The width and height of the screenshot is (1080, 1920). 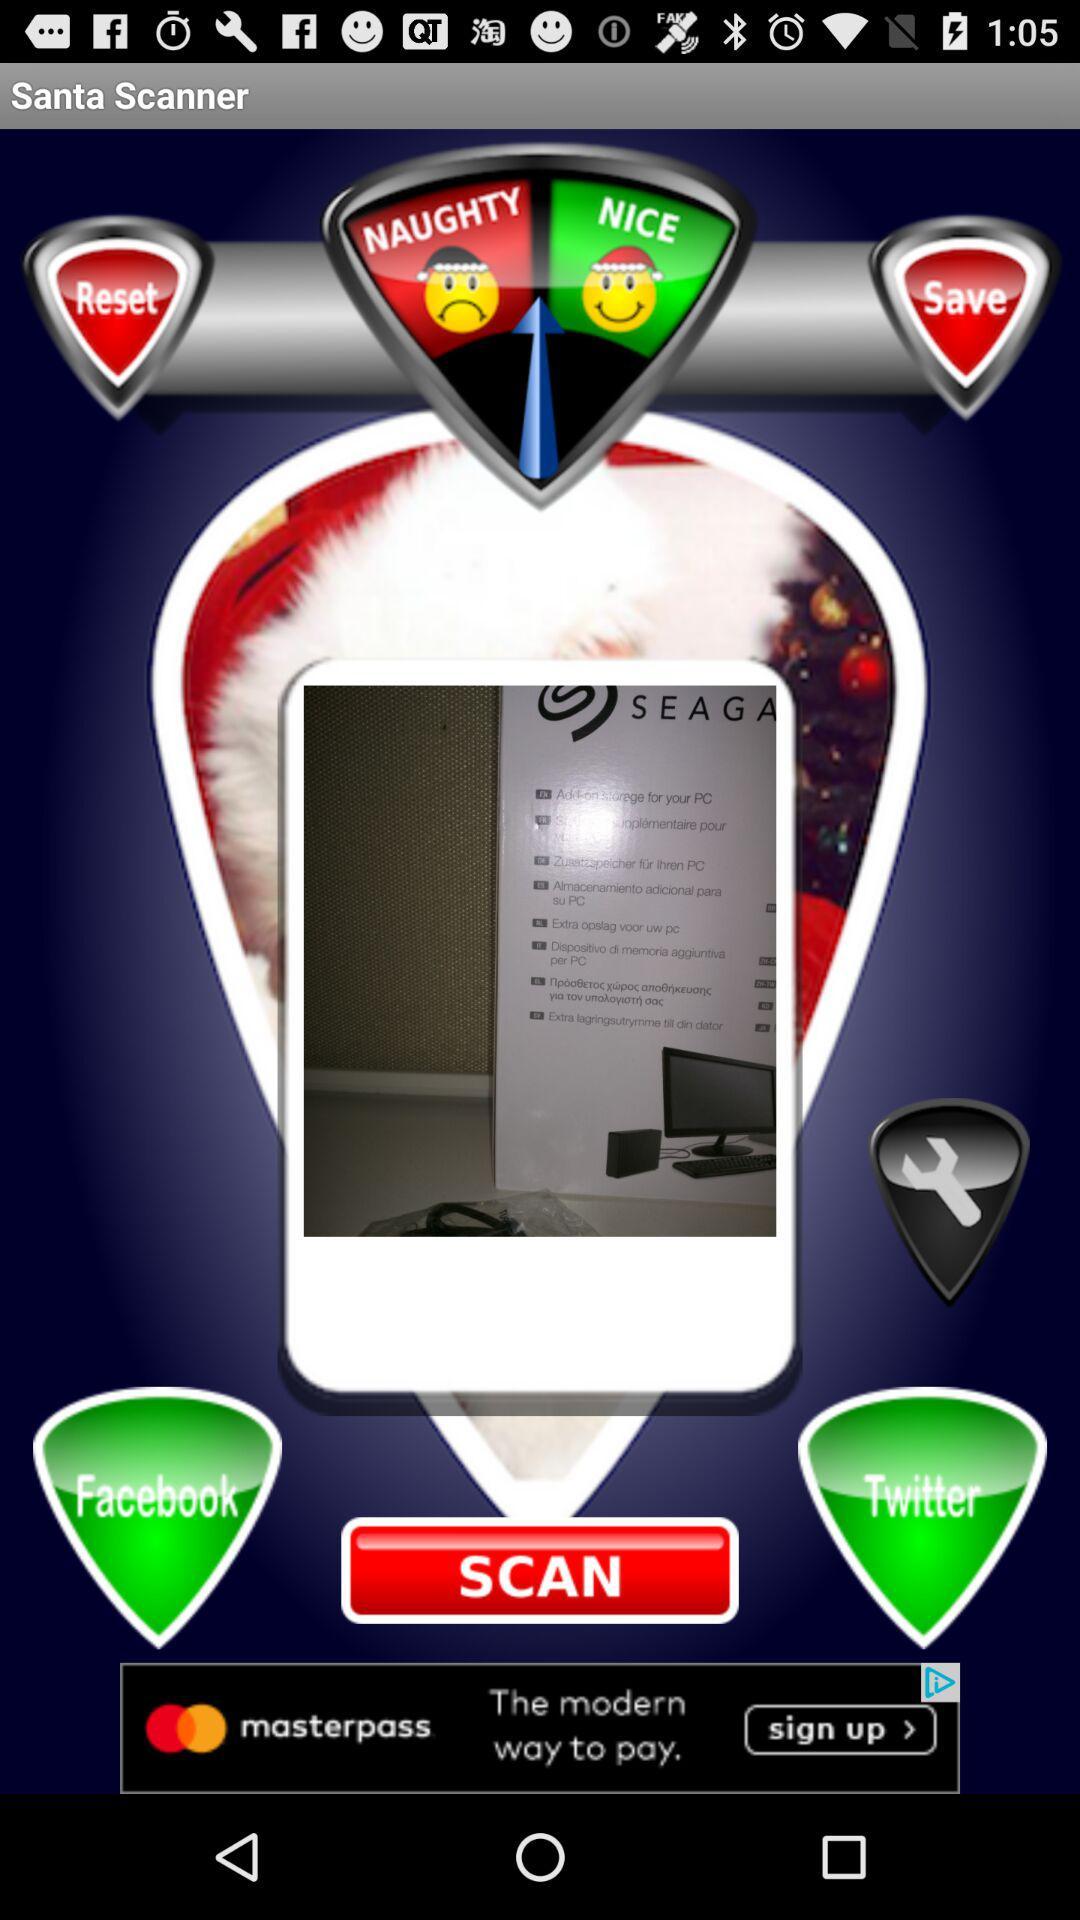 I want to click on the date_range icon, so click(x=540, y=1680).